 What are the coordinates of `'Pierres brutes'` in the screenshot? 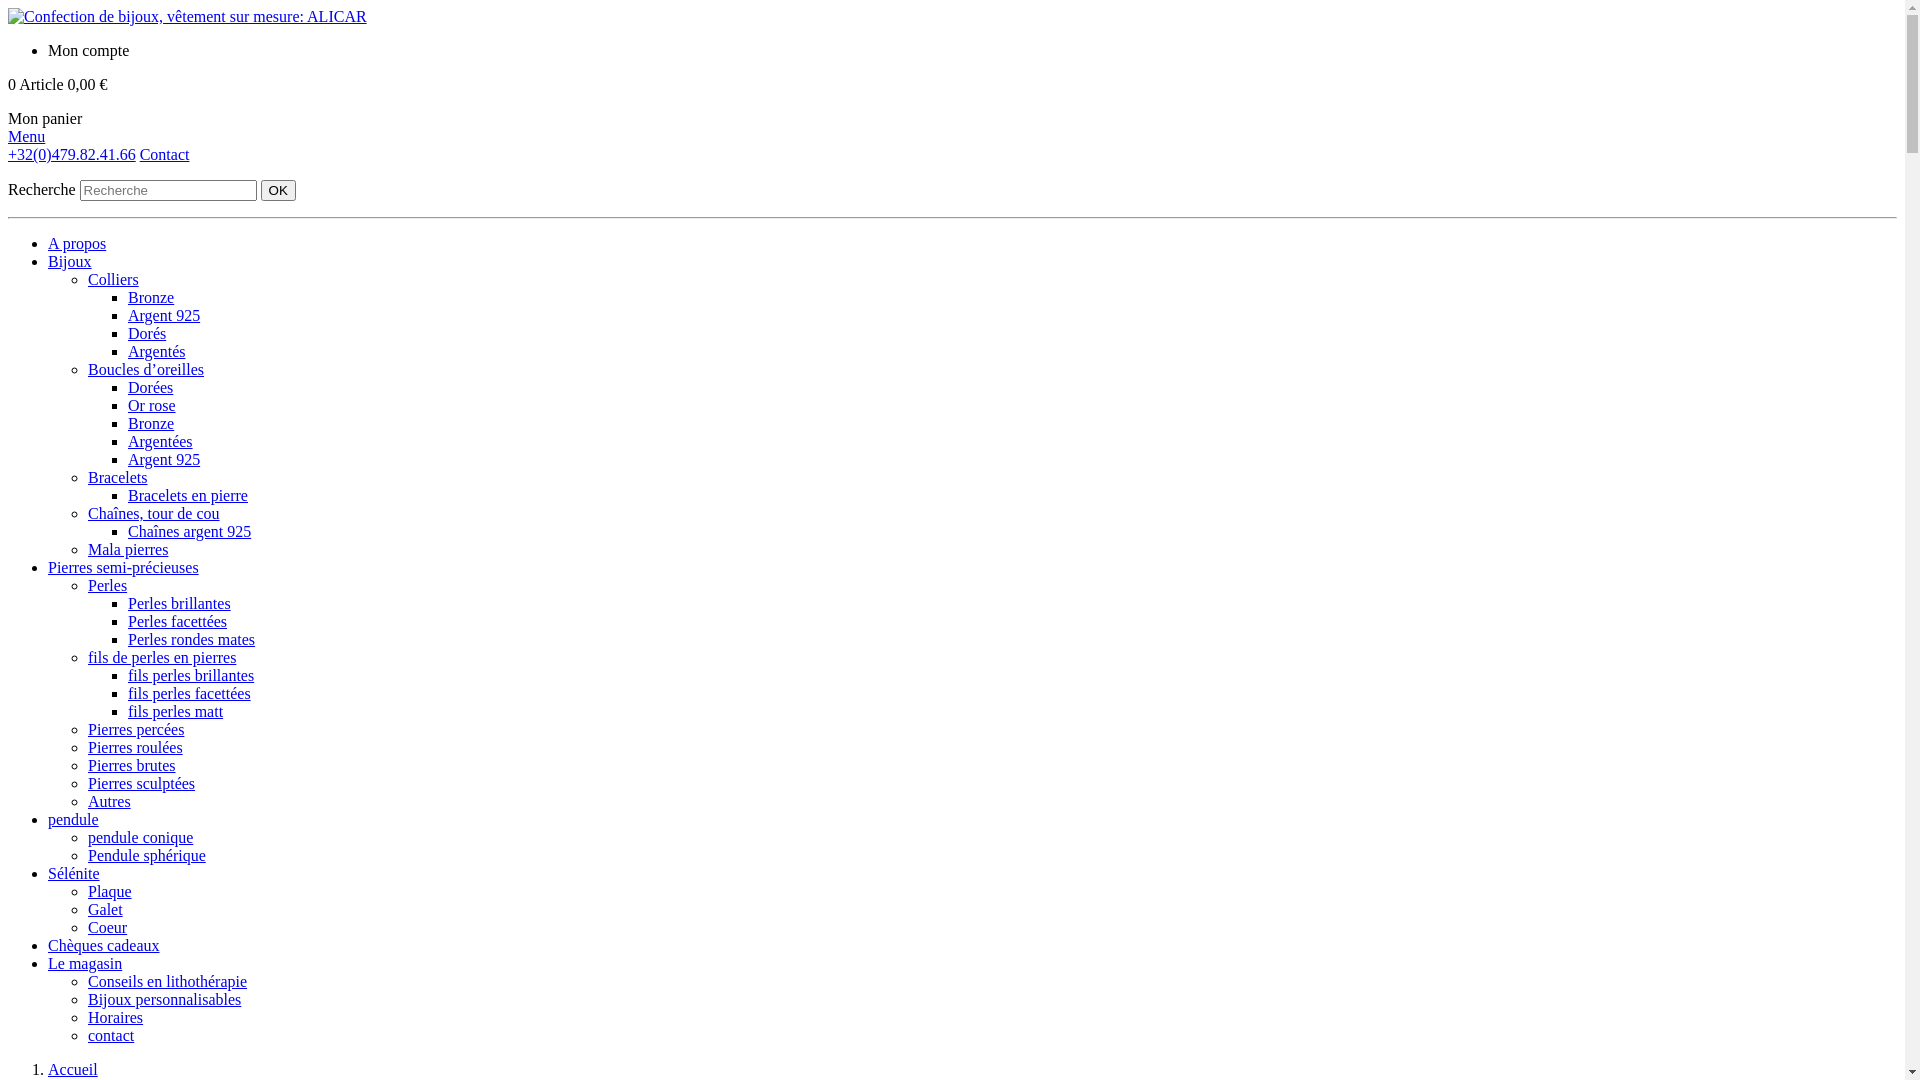 It's located at (130, 765).